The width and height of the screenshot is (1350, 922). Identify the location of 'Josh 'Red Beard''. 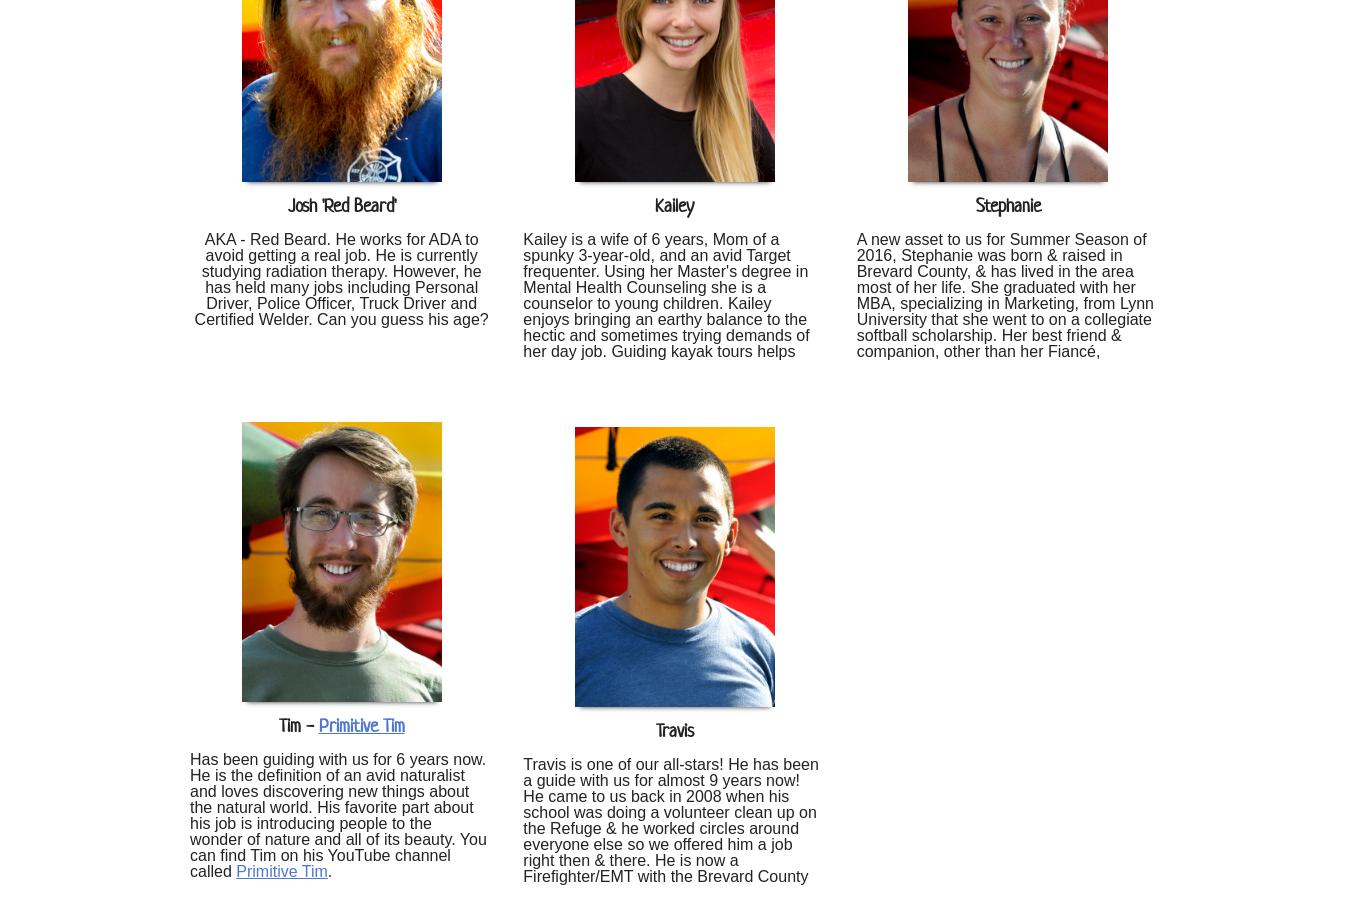
(341, 205).